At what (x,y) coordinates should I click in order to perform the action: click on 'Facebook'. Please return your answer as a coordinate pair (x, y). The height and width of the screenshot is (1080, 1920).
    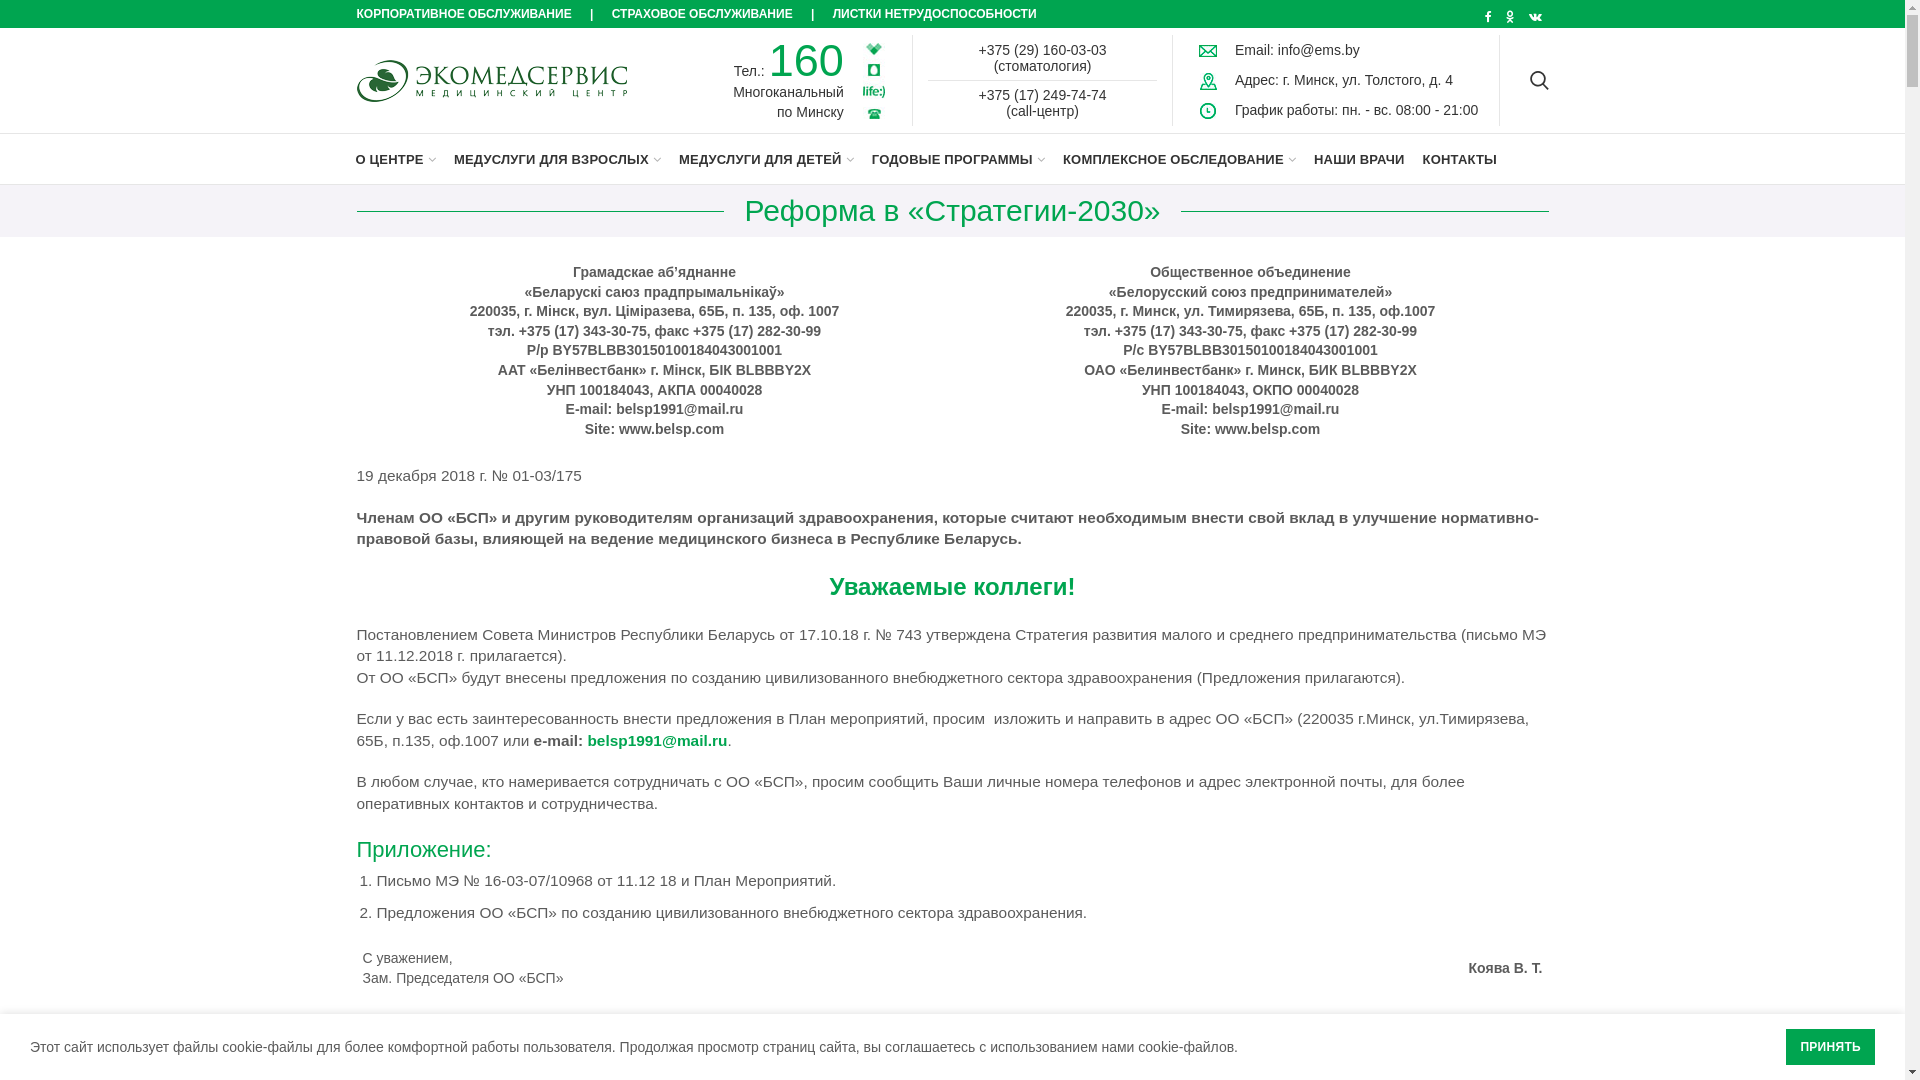
    Looking at the image, I should click on (1478, 16).